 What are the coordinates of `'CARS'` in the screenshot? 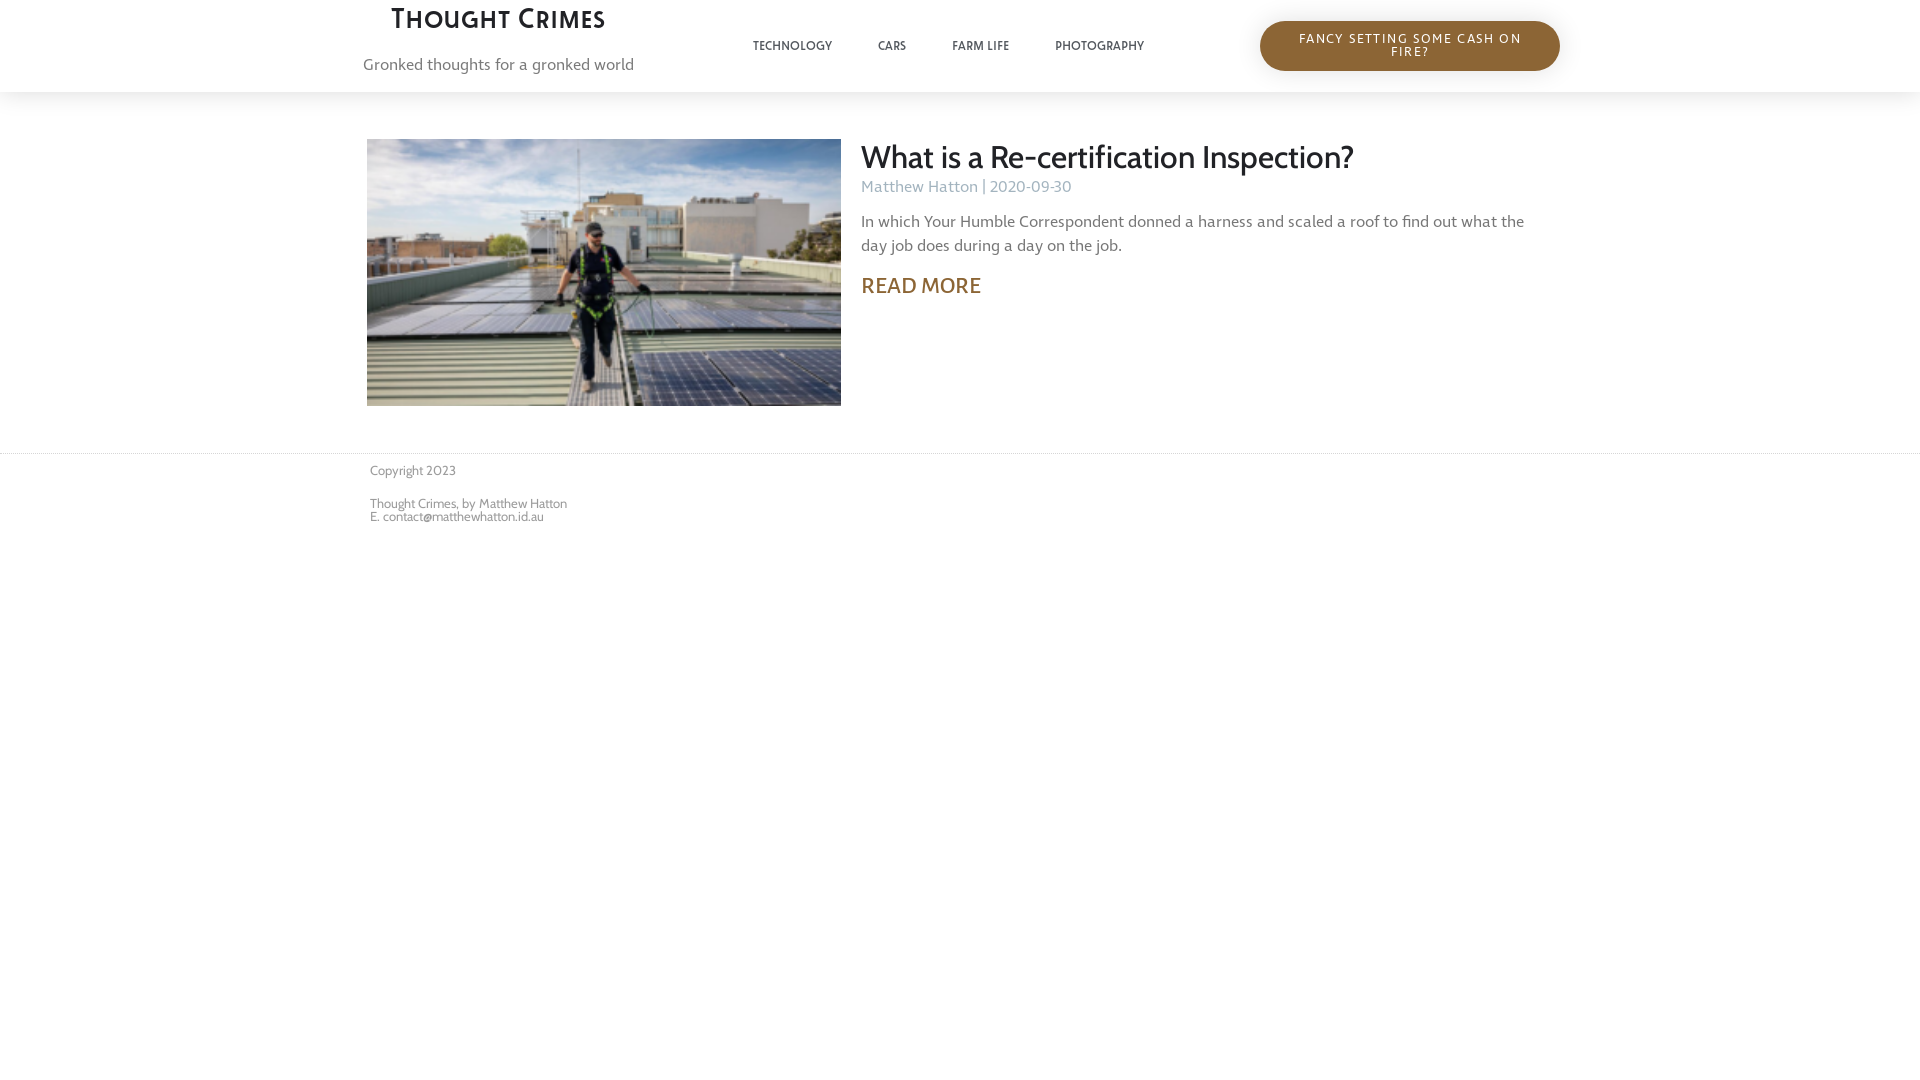 It's located at (891, 45).